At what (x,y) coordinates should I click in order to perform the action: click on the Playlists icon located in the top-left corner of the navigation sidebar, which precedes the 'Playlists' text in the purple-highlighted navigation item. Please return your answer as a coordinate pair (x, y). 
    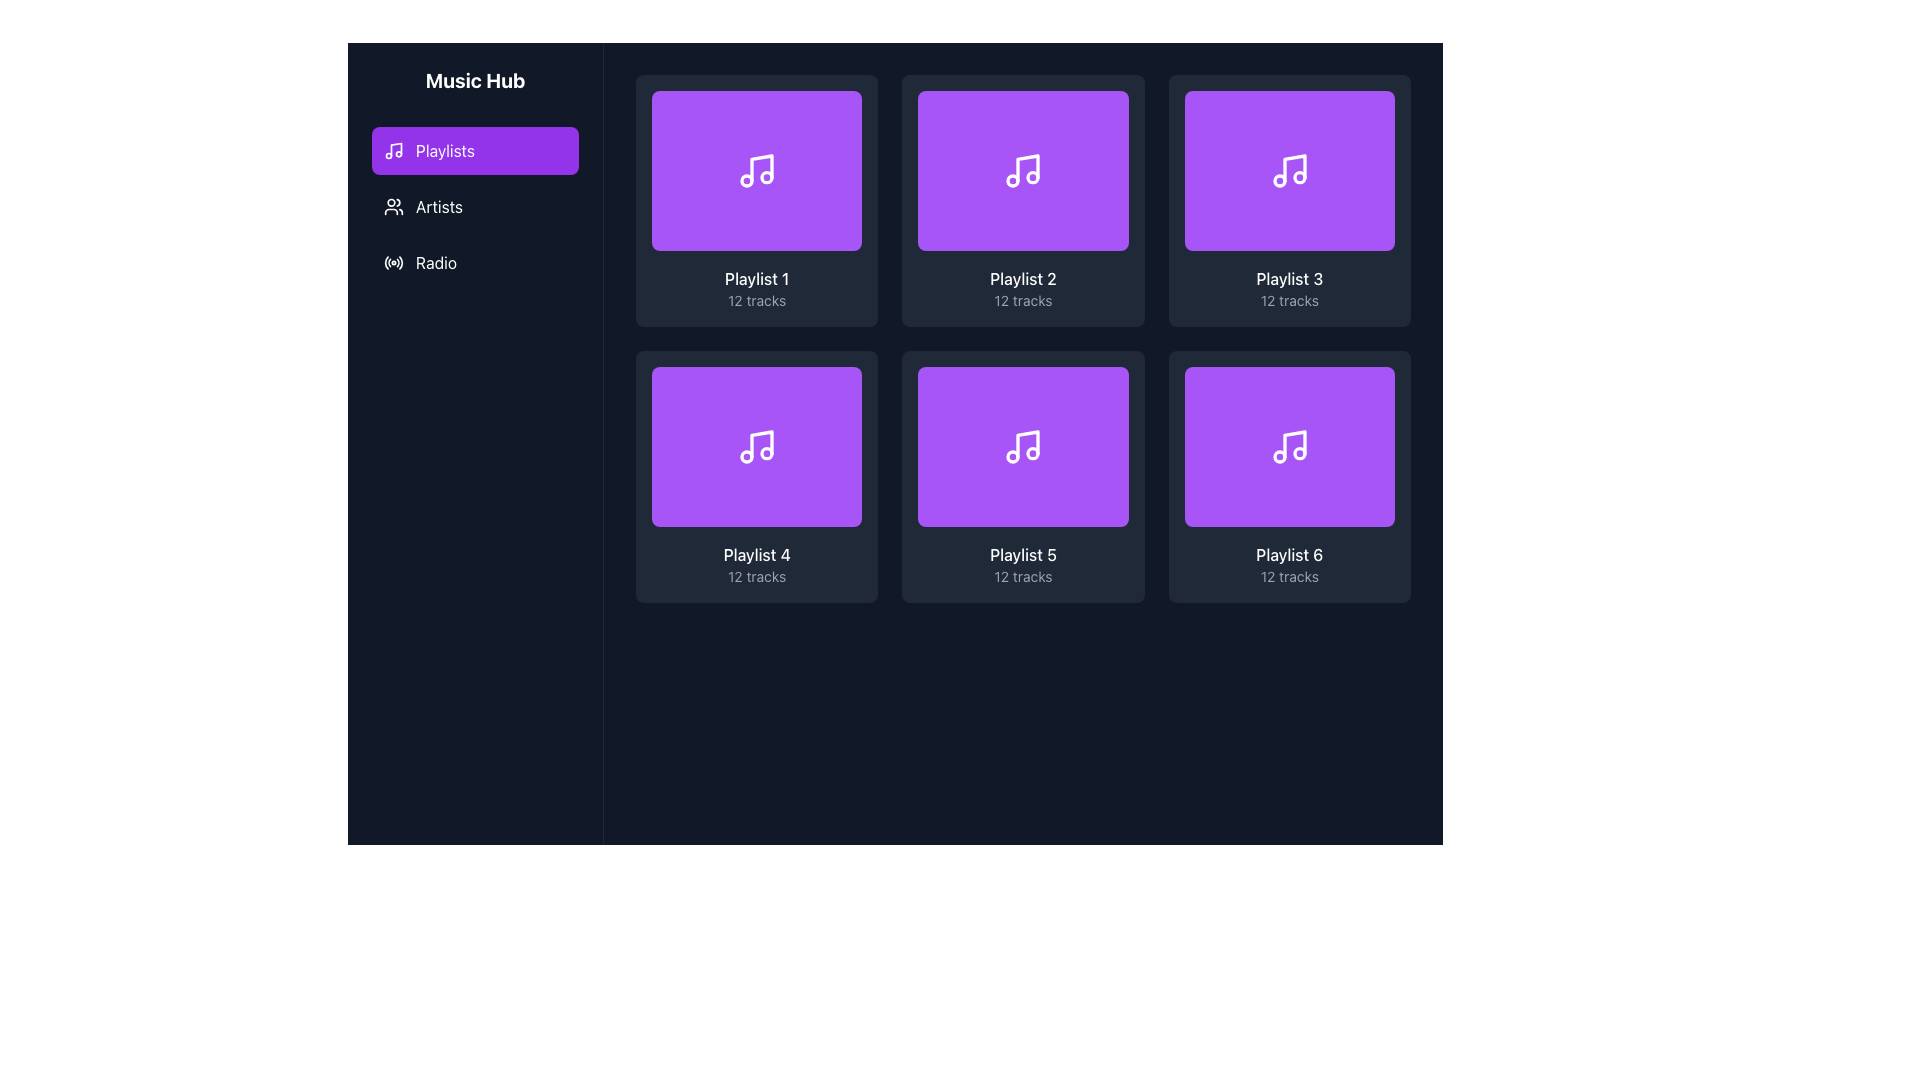
    Looking at the image, I should click on (393, 149).